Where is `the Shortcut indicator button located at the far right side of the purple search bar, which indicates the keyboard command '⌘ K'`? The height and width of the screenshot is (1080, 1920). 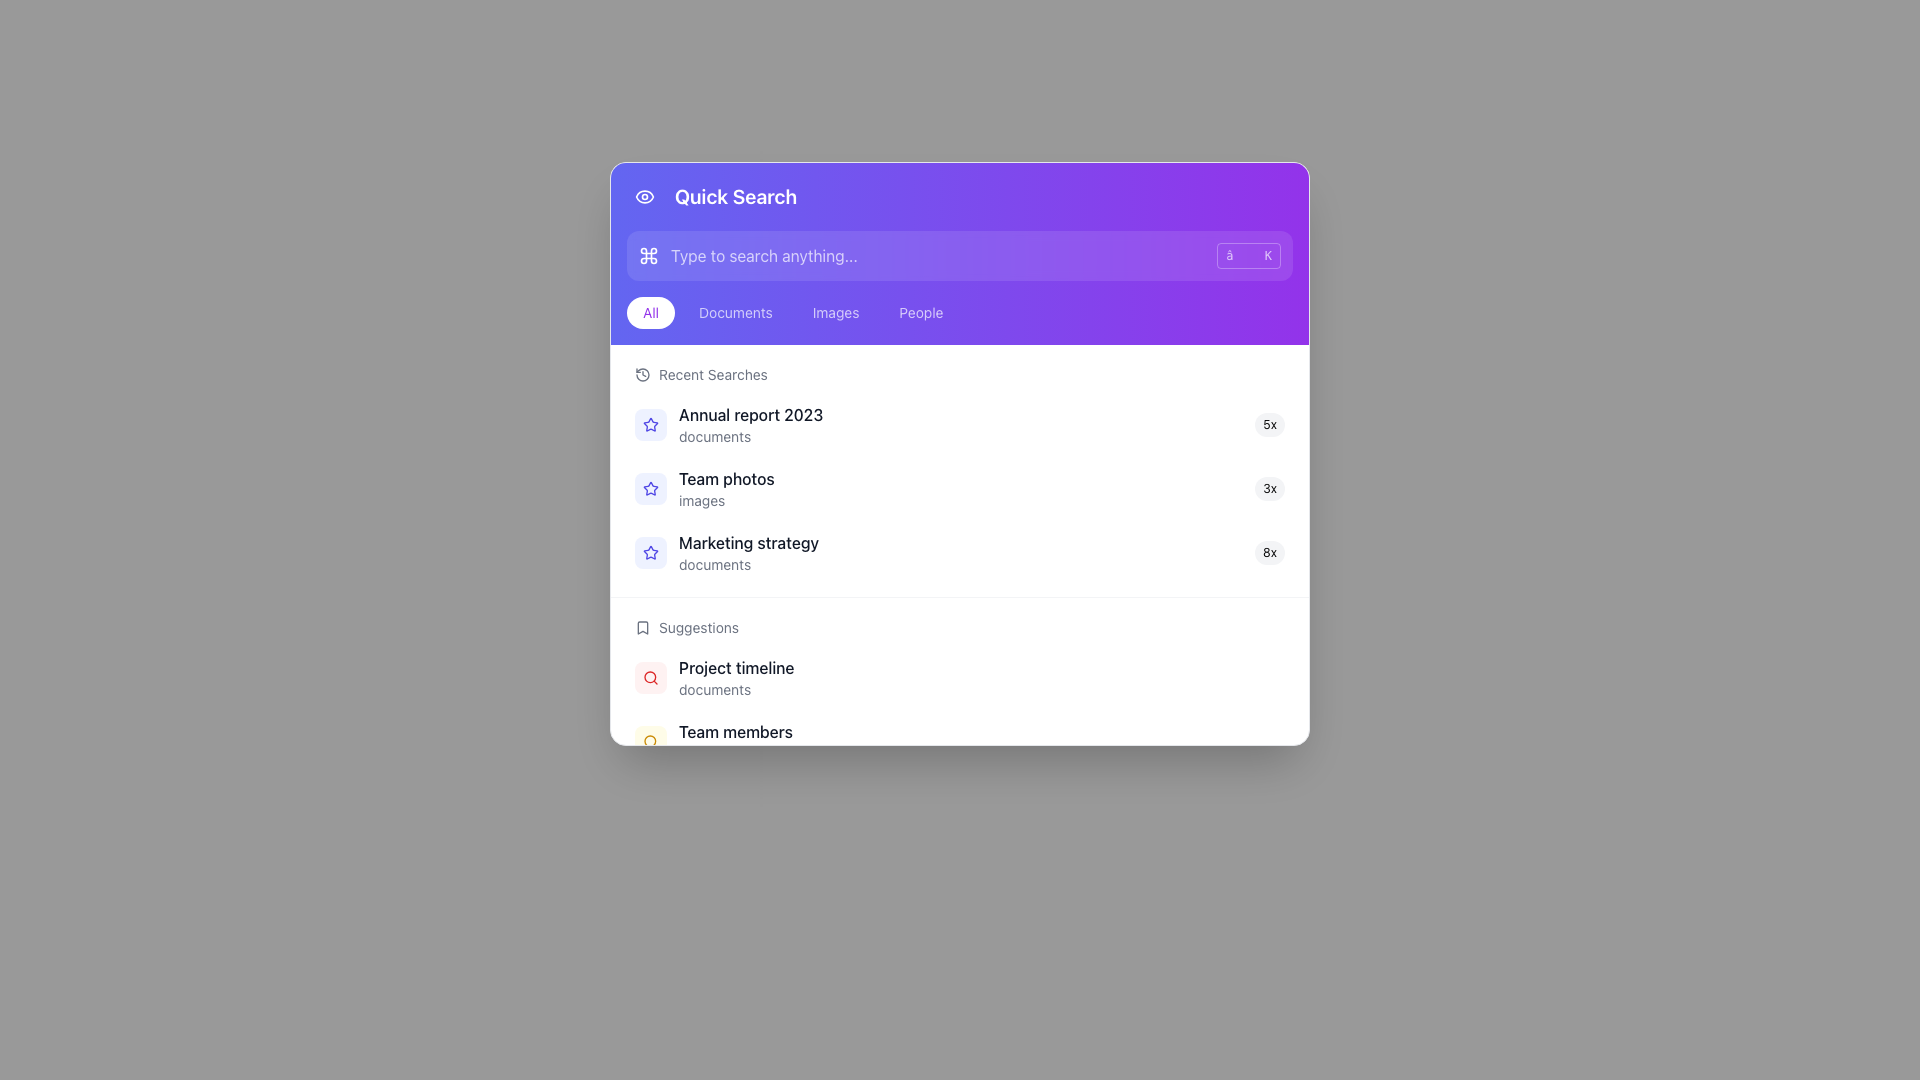
the Shortcut indicator button located at the far right side of the purple search bar, which indicates the keyboard command '⌘ K' is located at coordinates (1248, 254).